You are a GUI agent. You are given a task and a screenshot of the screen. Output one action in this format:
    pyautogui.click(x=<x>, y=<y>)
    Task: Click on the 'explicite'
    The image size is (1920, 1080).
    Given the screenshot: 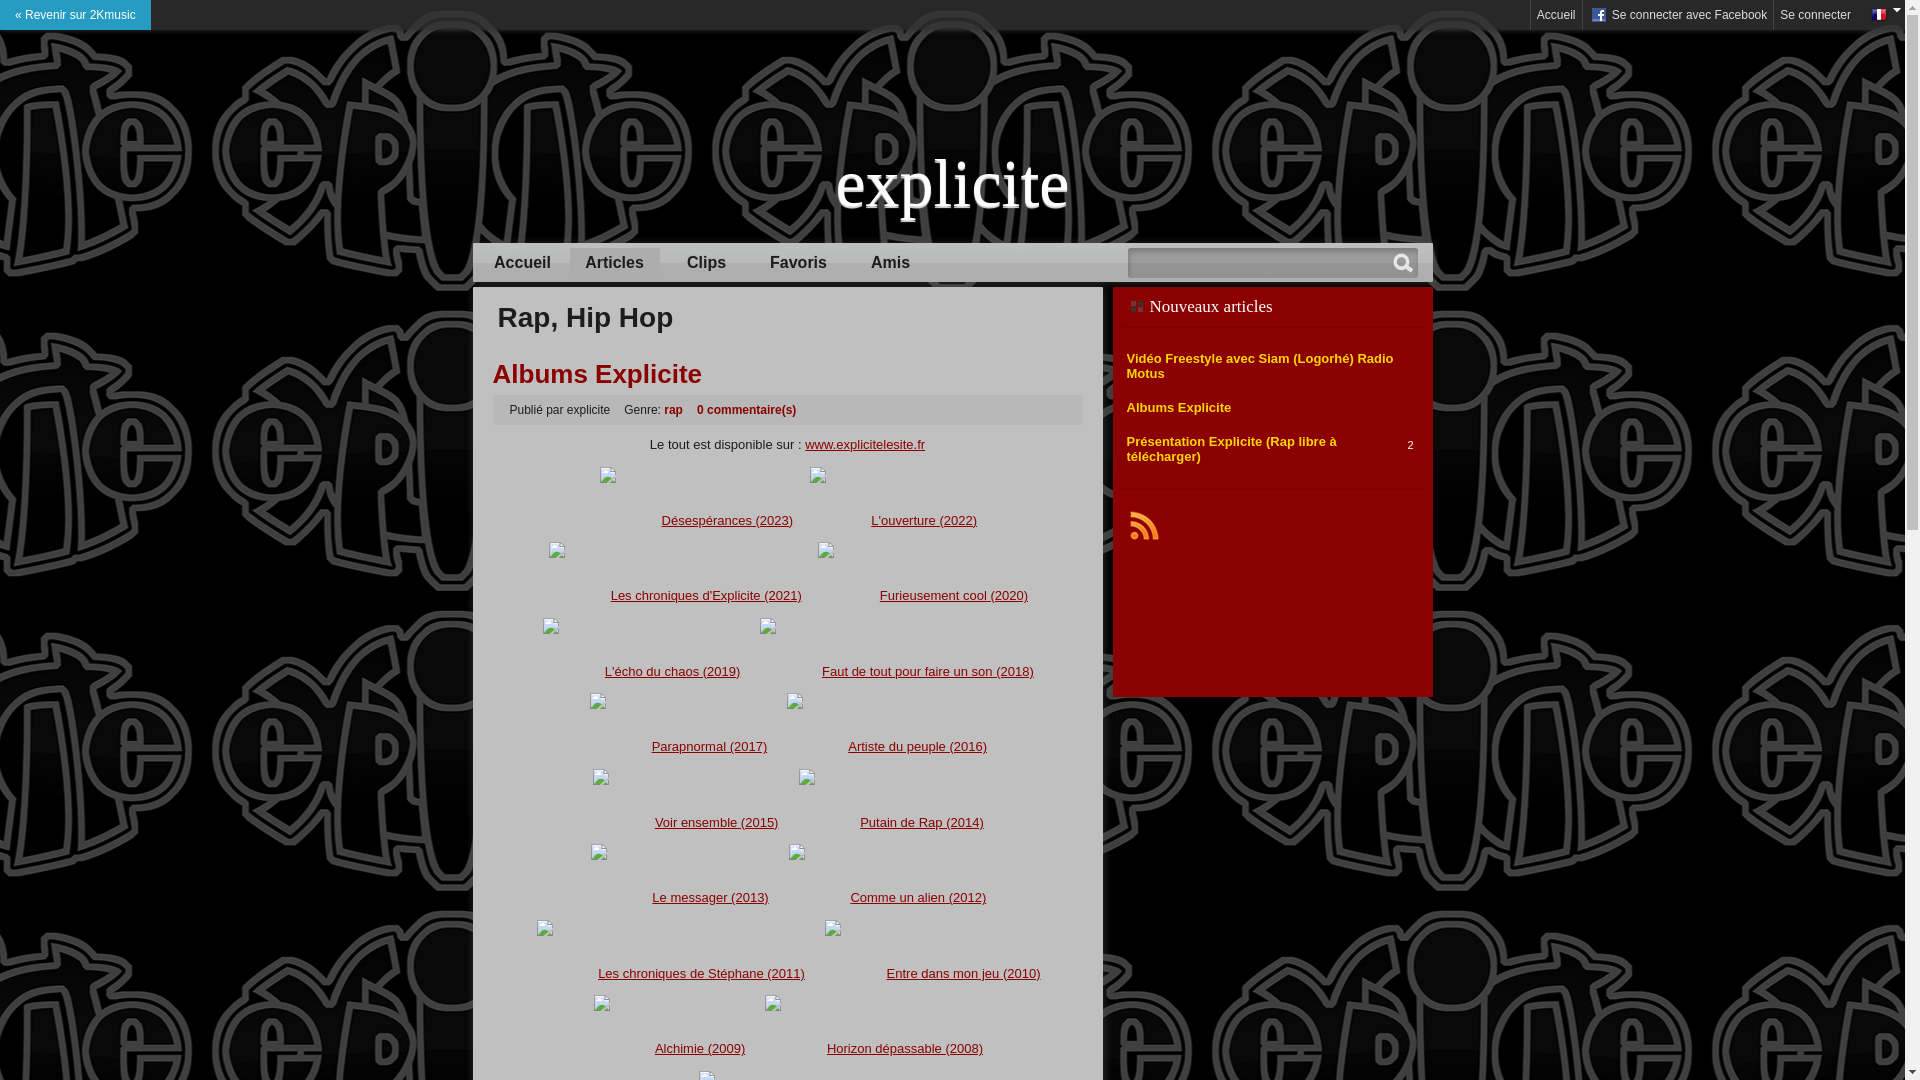 What is the action you would take?
    pyautogui.click(x=952, y=183)
    